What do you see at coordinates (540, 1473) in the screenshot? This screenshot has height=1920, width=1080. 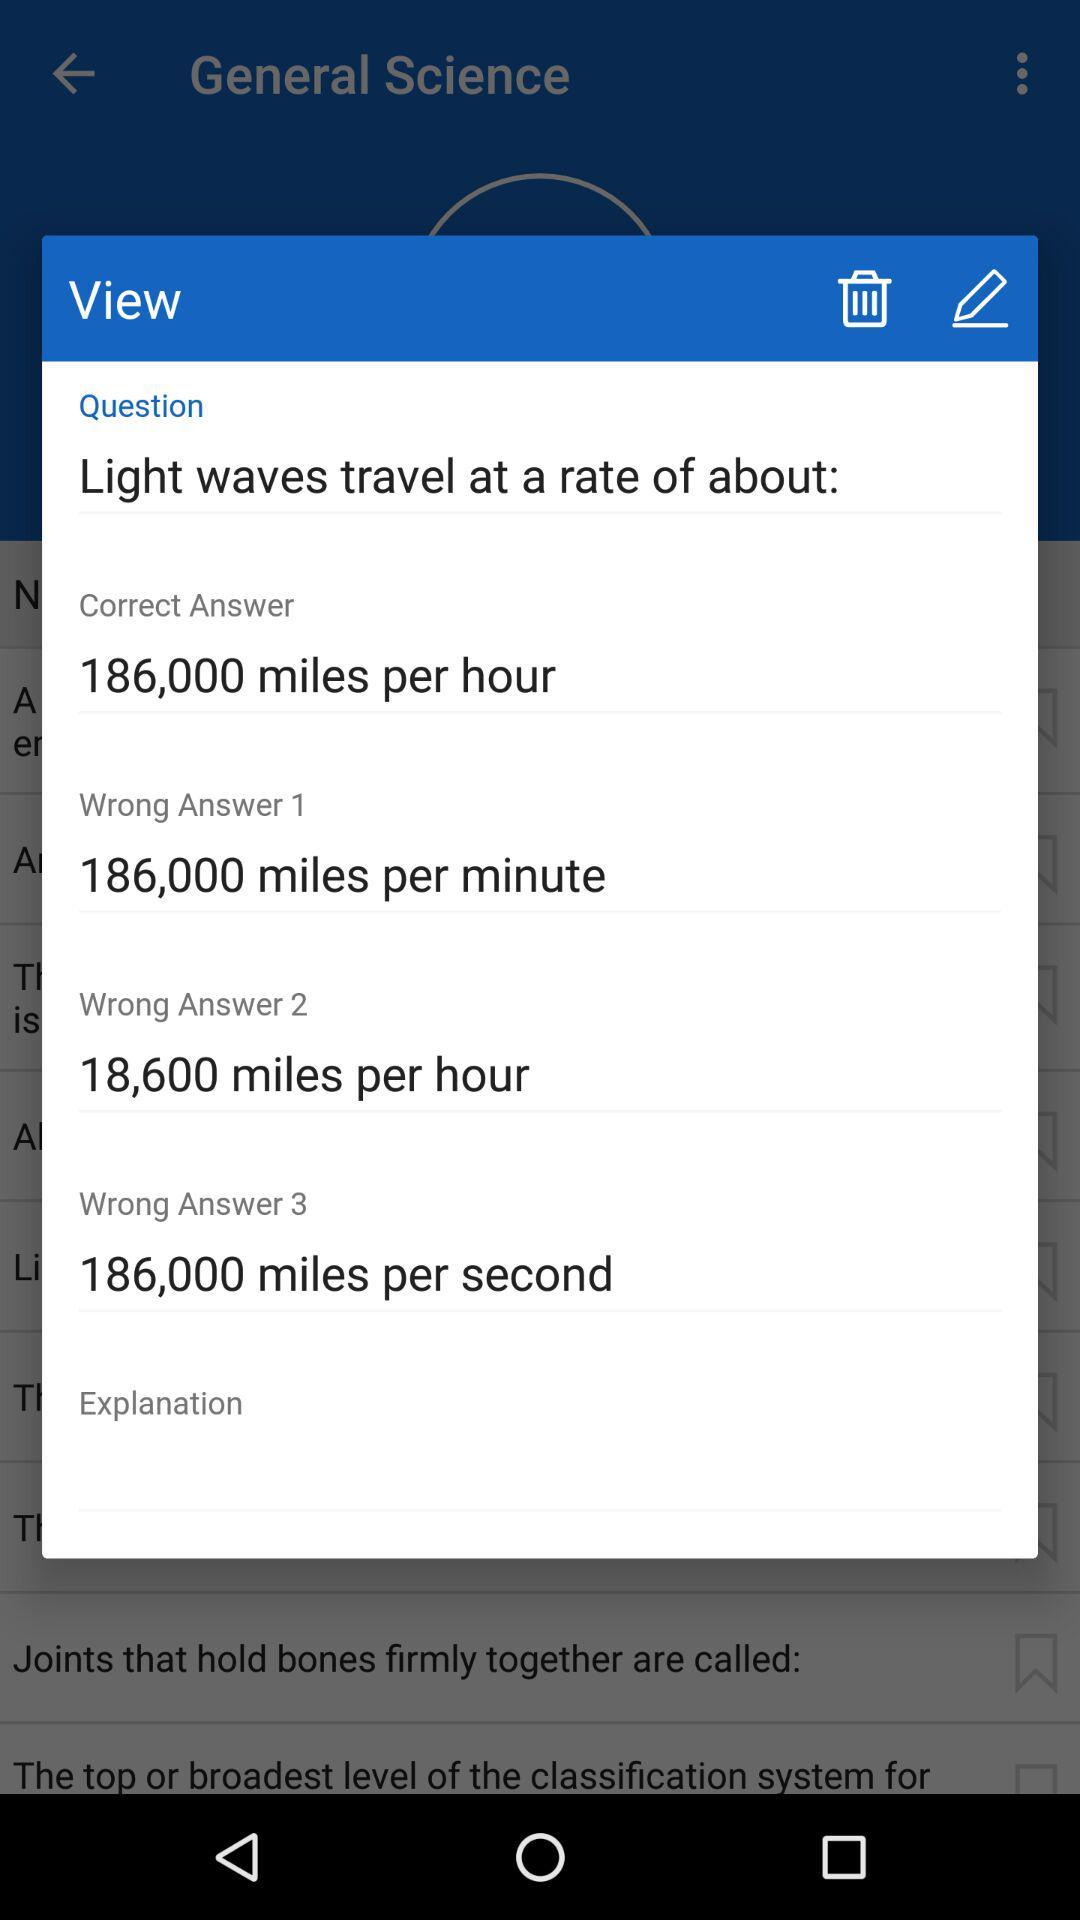 I see `the item at the bottom` at bounding box center [540, 1473].